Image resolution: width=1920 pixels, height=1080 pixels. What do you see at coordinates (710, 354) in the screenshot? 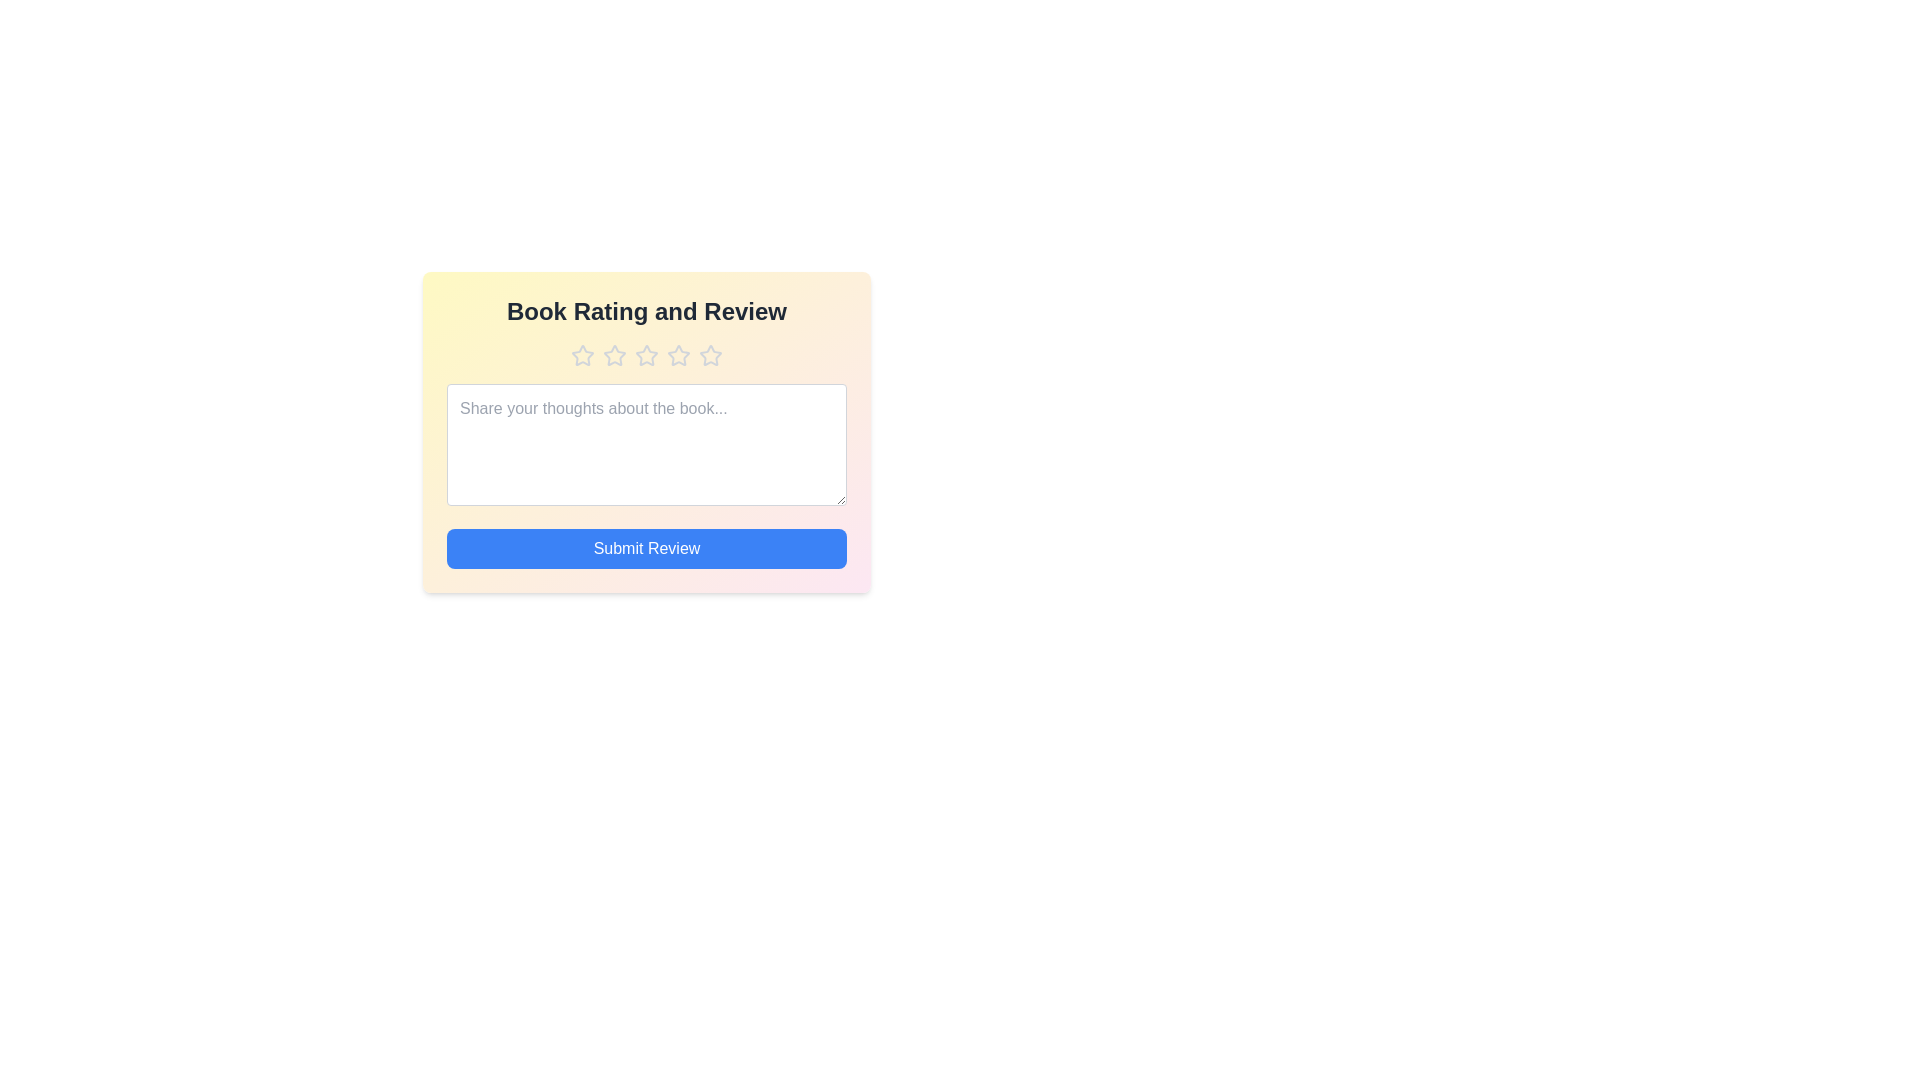
I see `the book rating to 5 stars by clicking on the corresponding star` at bounding box center [710, 354].